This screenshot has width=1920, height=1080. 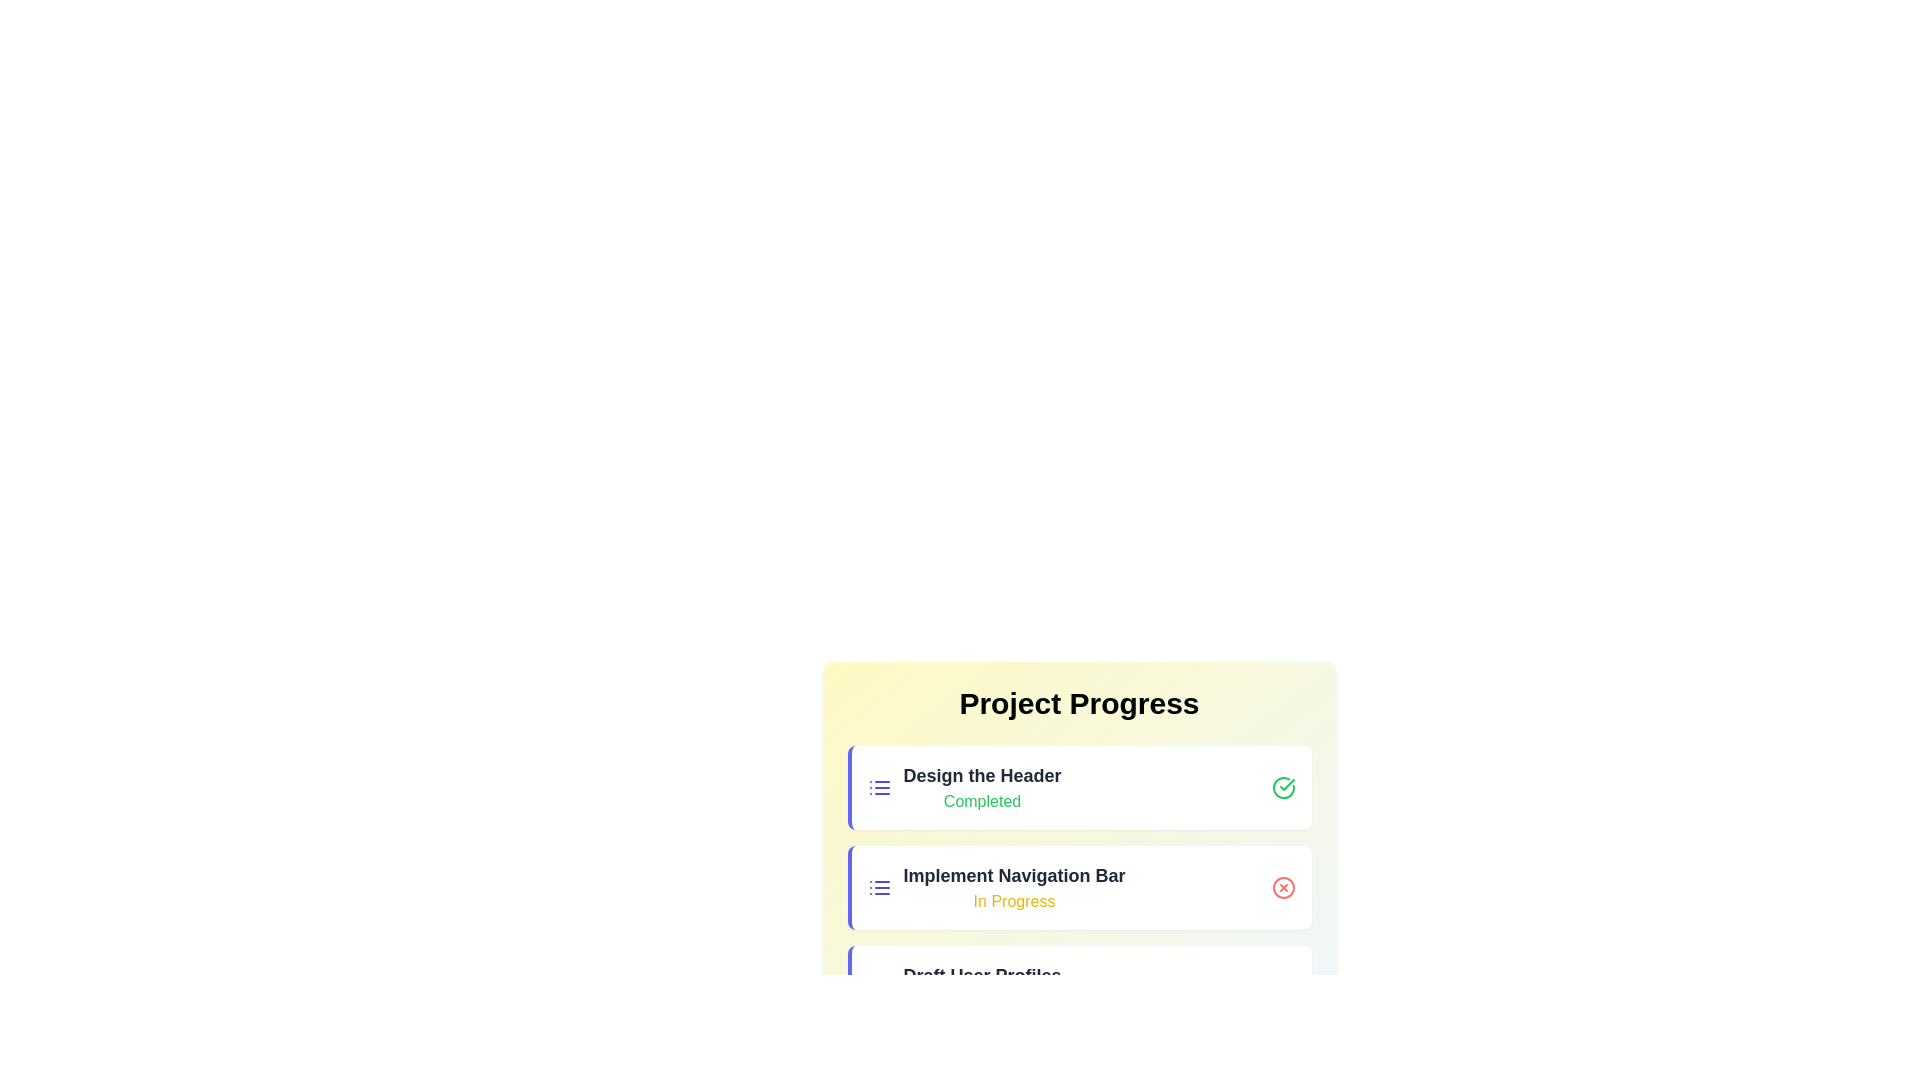 I want to click on the task title Draft User Profiles to expand or edit the task details, so click(x=982, y=974).